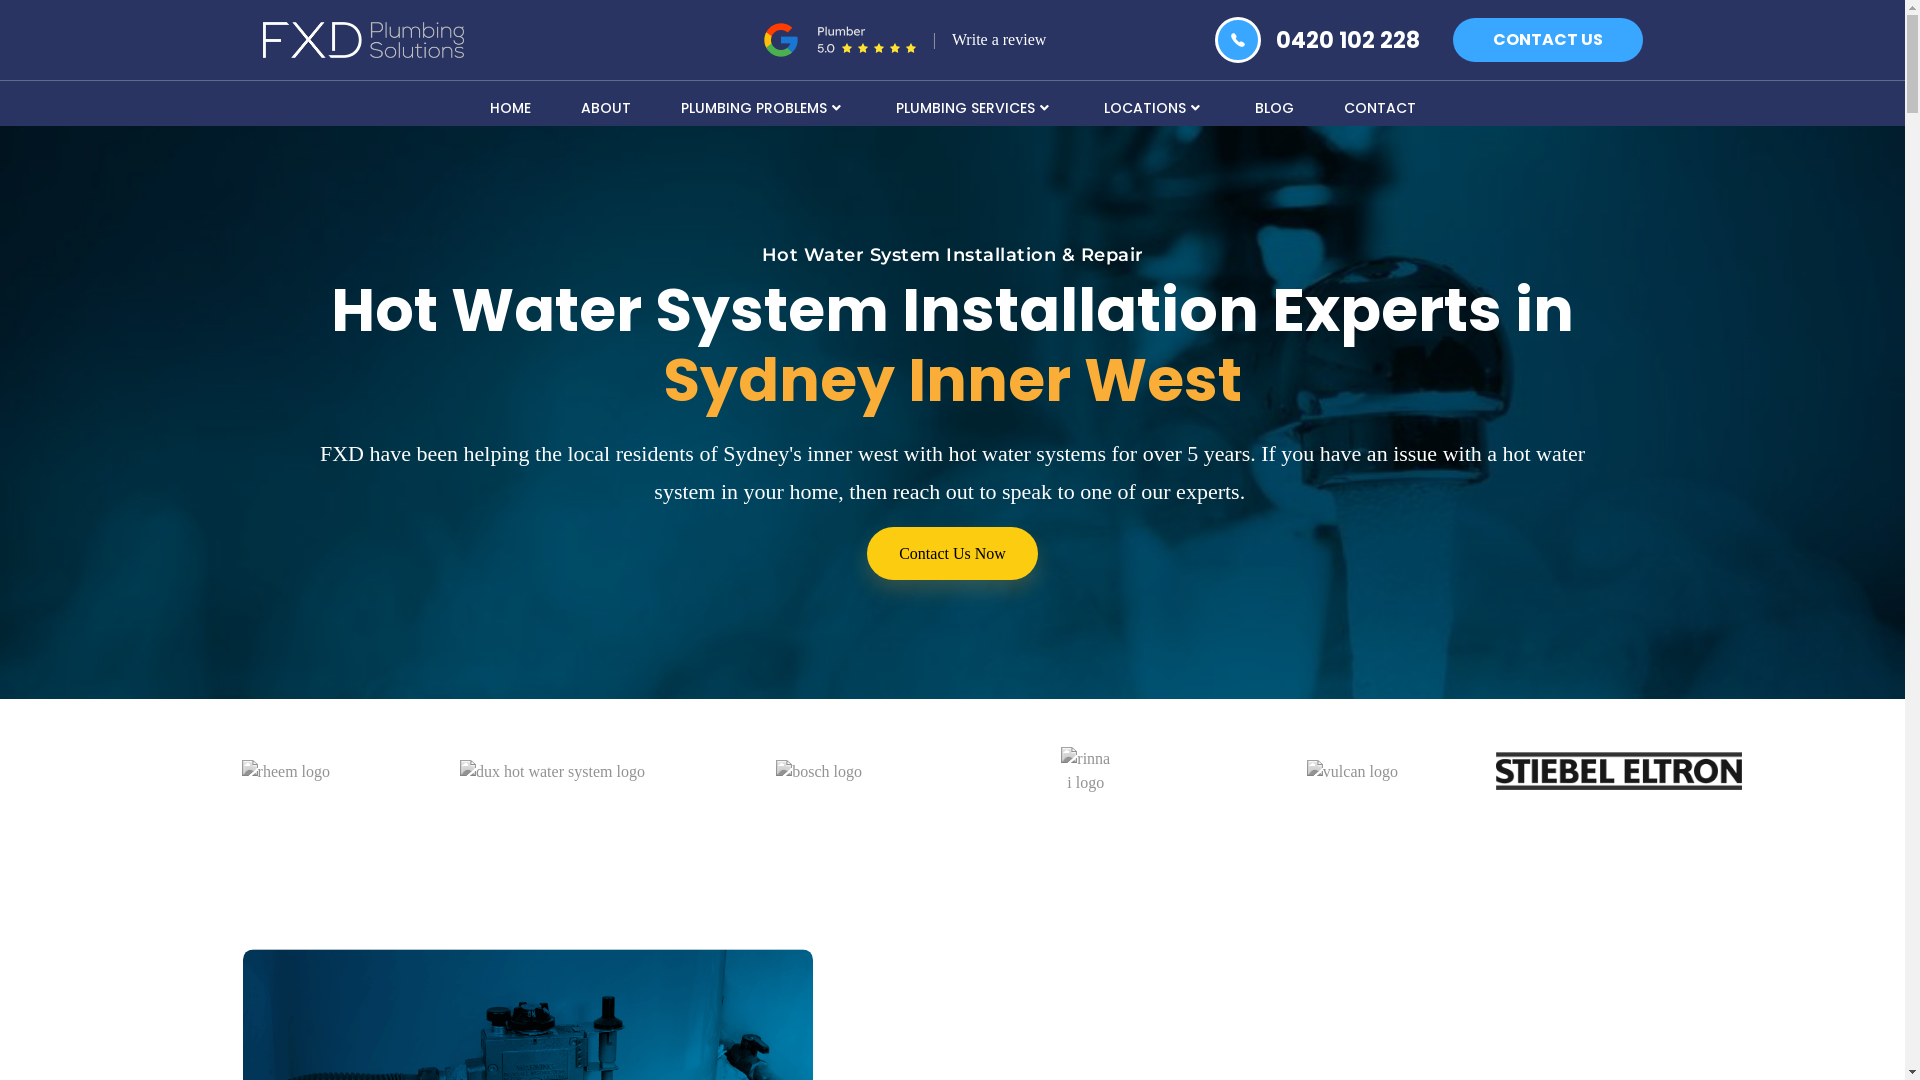 The image size is (1920, 1080). What do you see at coordinates (509, 105) in the screenshot?
I see `'HOME'` at bounding box center [509, 105].